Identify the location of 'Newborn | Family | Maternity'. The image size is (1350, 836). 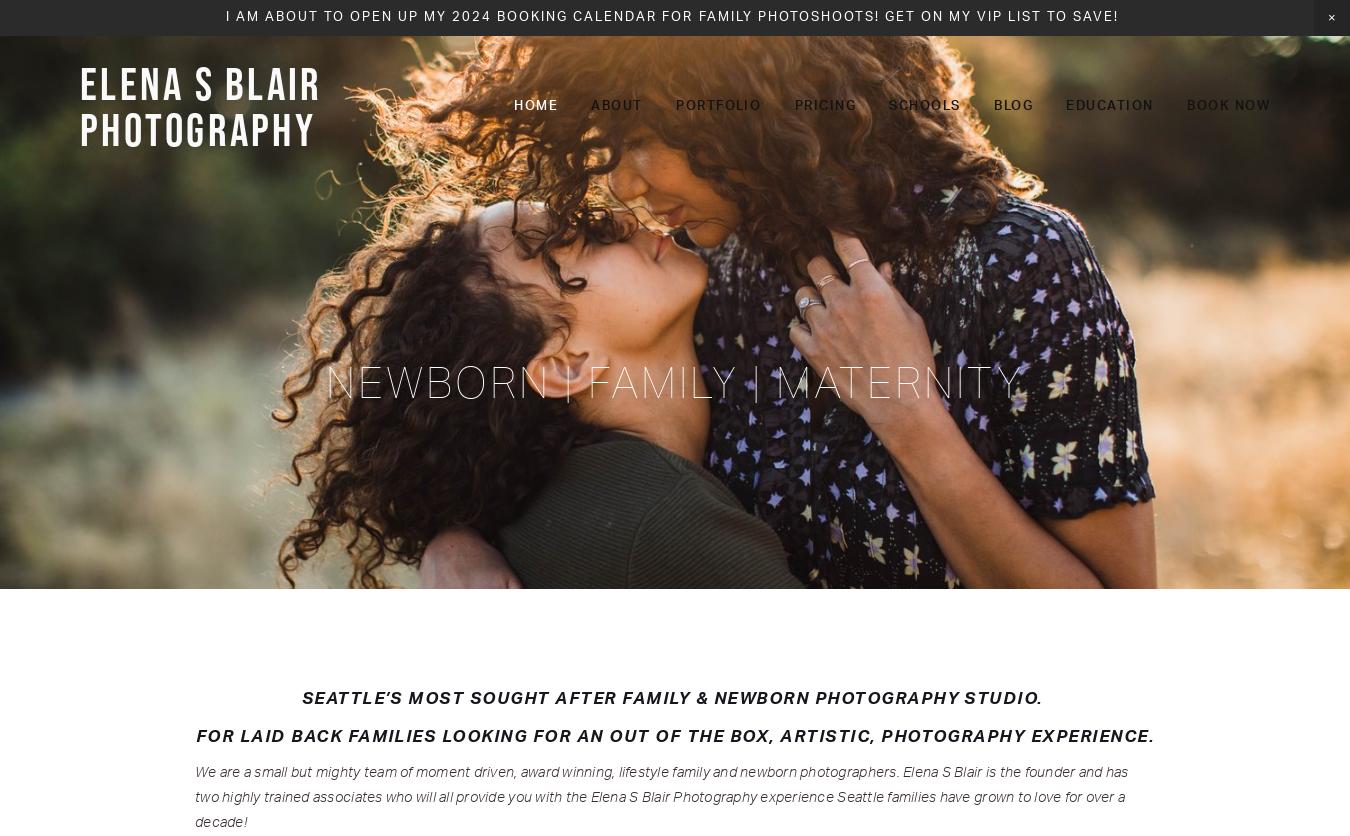
(674, 381).